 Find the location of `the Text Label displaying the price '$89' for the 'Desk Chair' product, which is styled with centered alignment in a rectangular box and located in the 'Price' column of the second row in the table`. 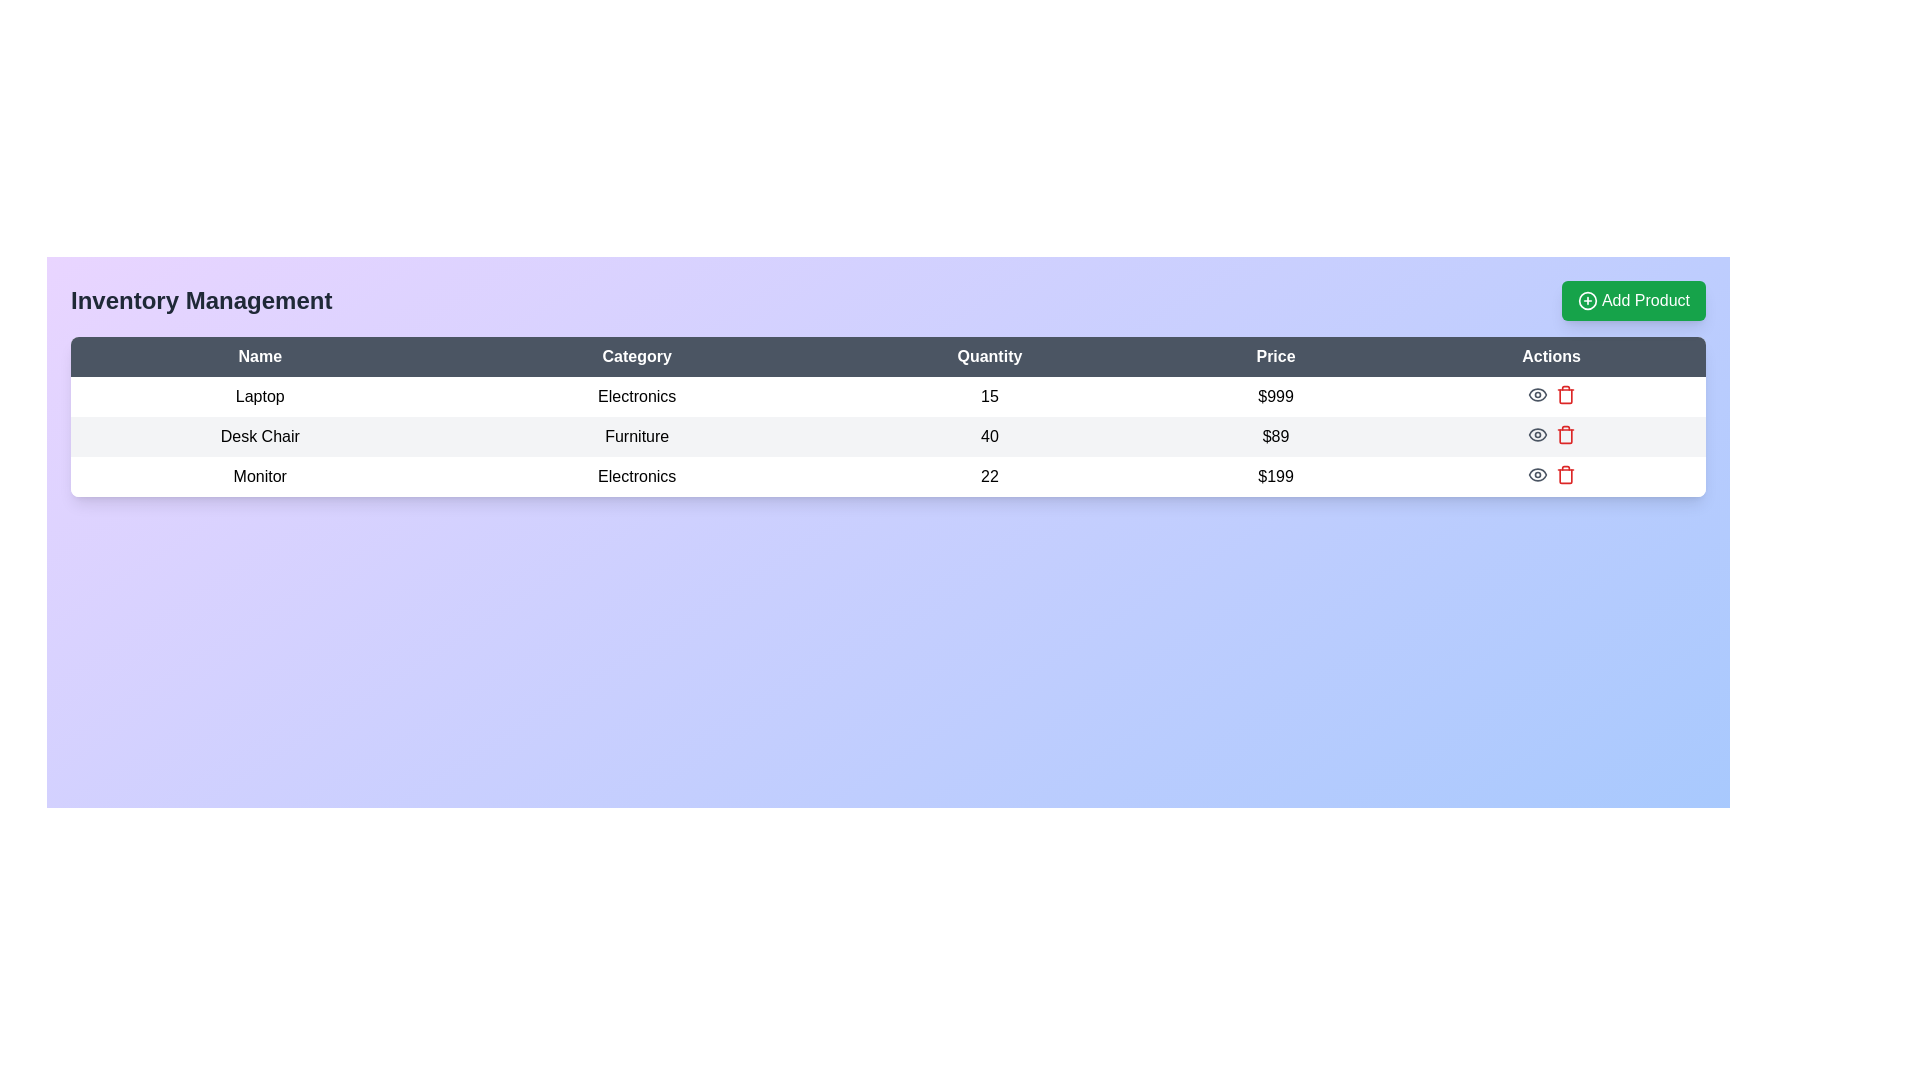

the Text Label displaying the price '$89' for the 'Desk Chair' product, which is styled with centered alignment in a rectangular box and located in the 'Price' column of the second row in the table is located at coordinates (1275, 435).